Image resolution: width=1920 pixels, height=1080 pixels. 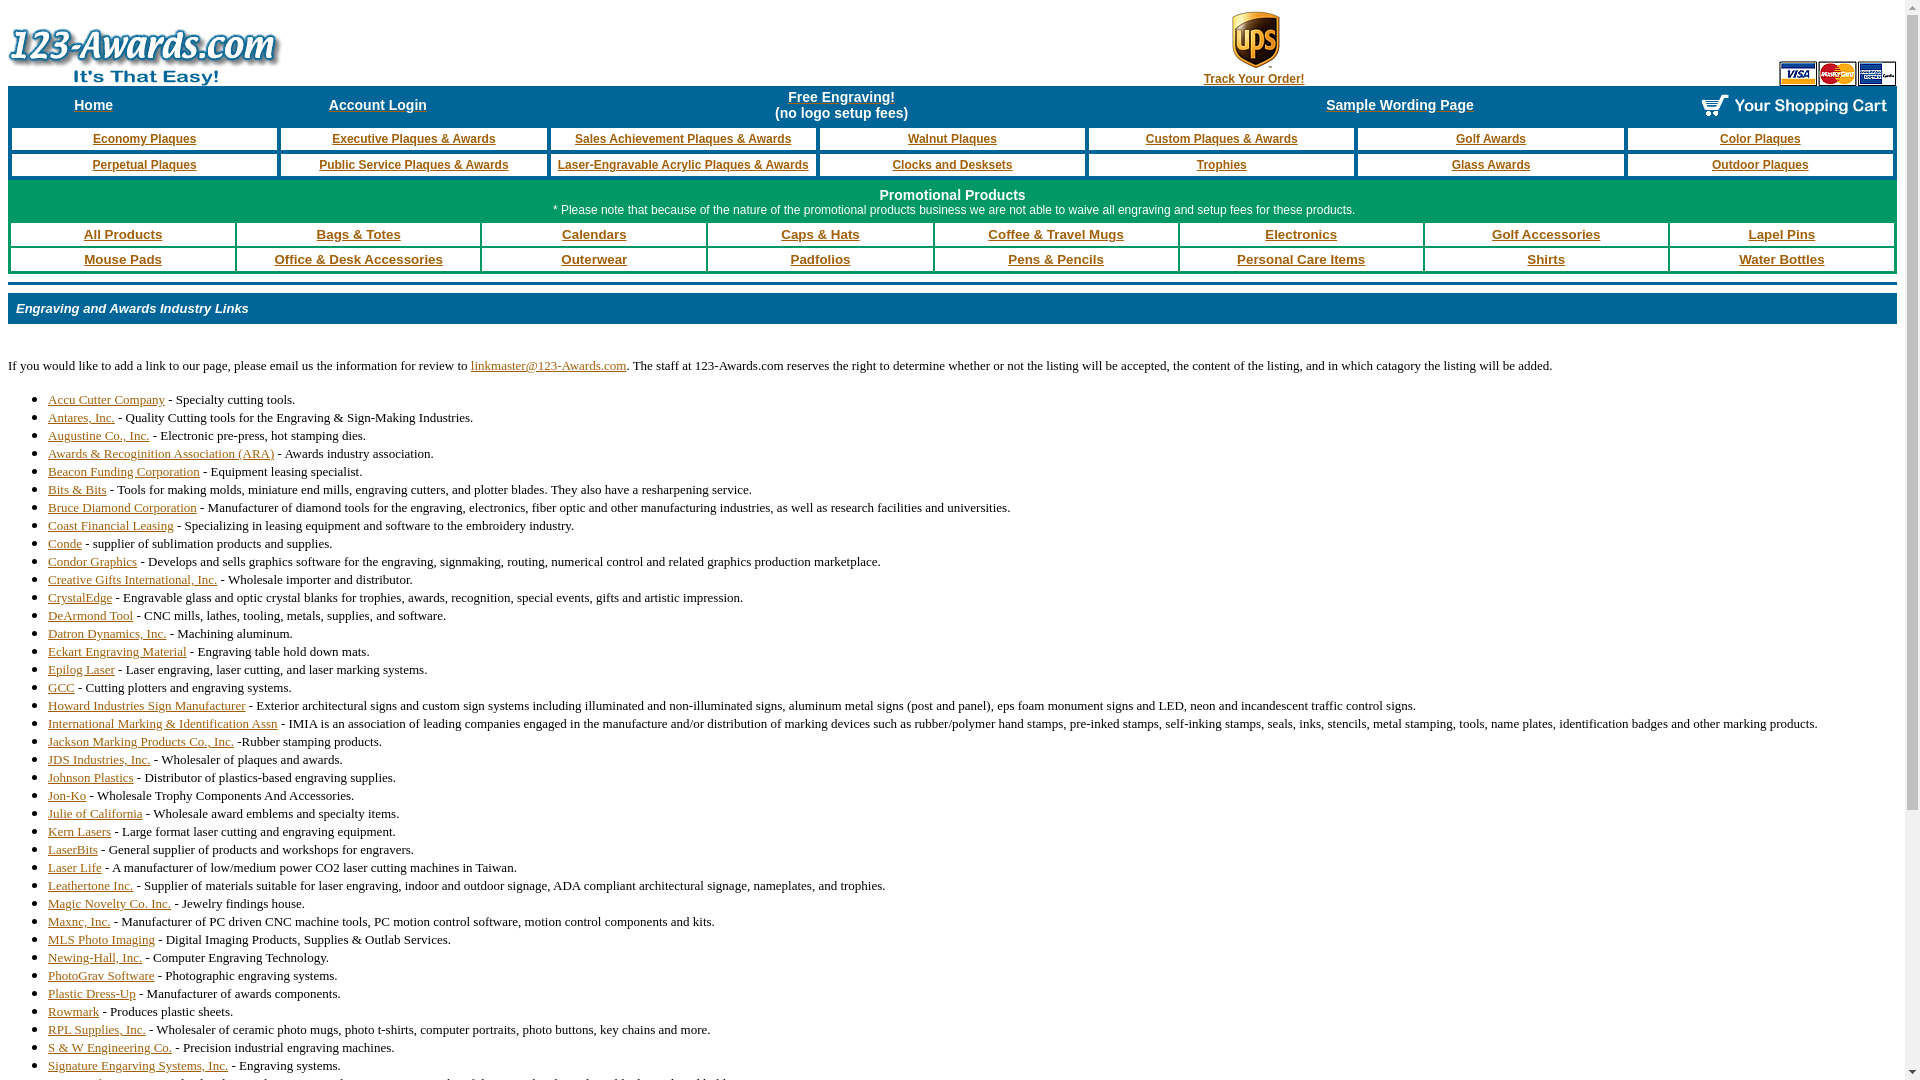 What do you see at coordinates (75, 865) in the screenshot?
I see `'Laser Life'` at bounding box center [75, 865].